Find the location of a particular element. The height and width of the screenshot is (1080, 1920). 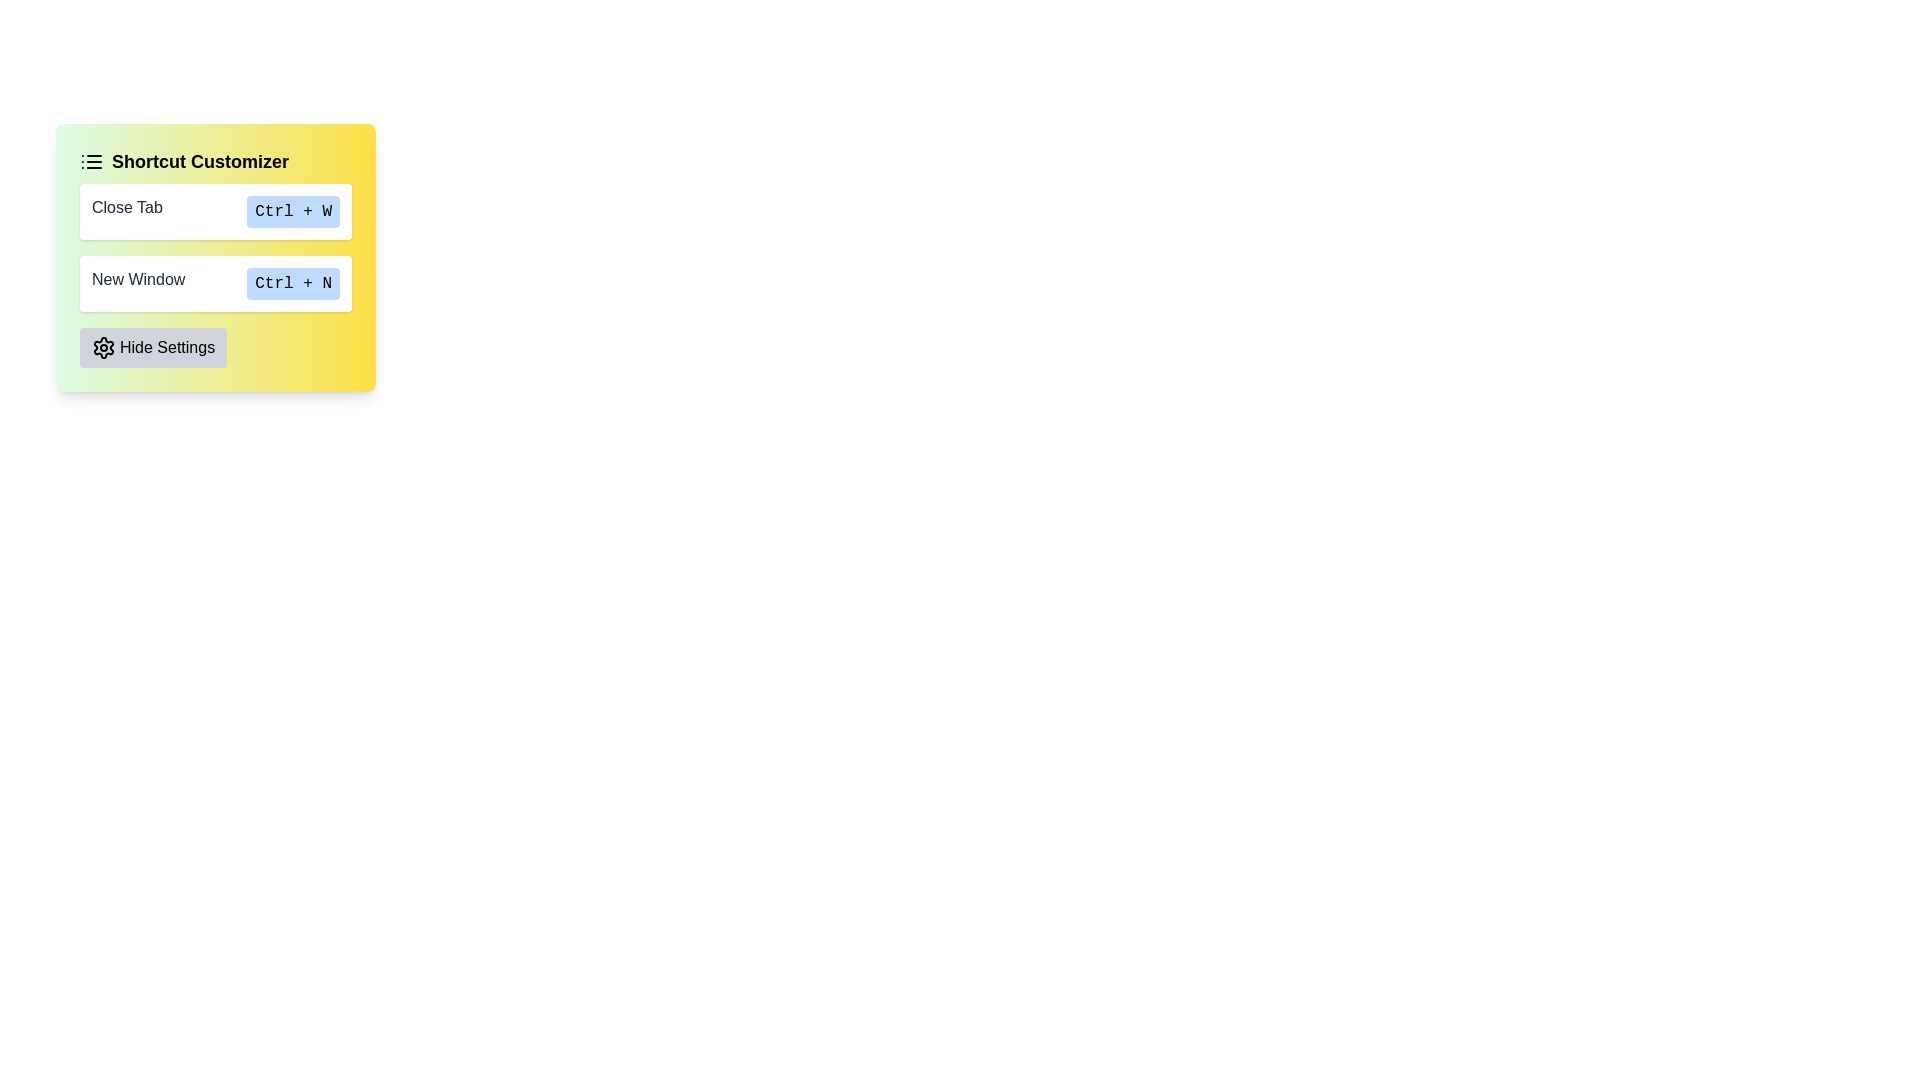

the text element labeled 'New Window' which is styled in dark gray and located near the 'Ctrl + N' blue button in the Shortcut Customizer interface is located at coordinates (137, 284).